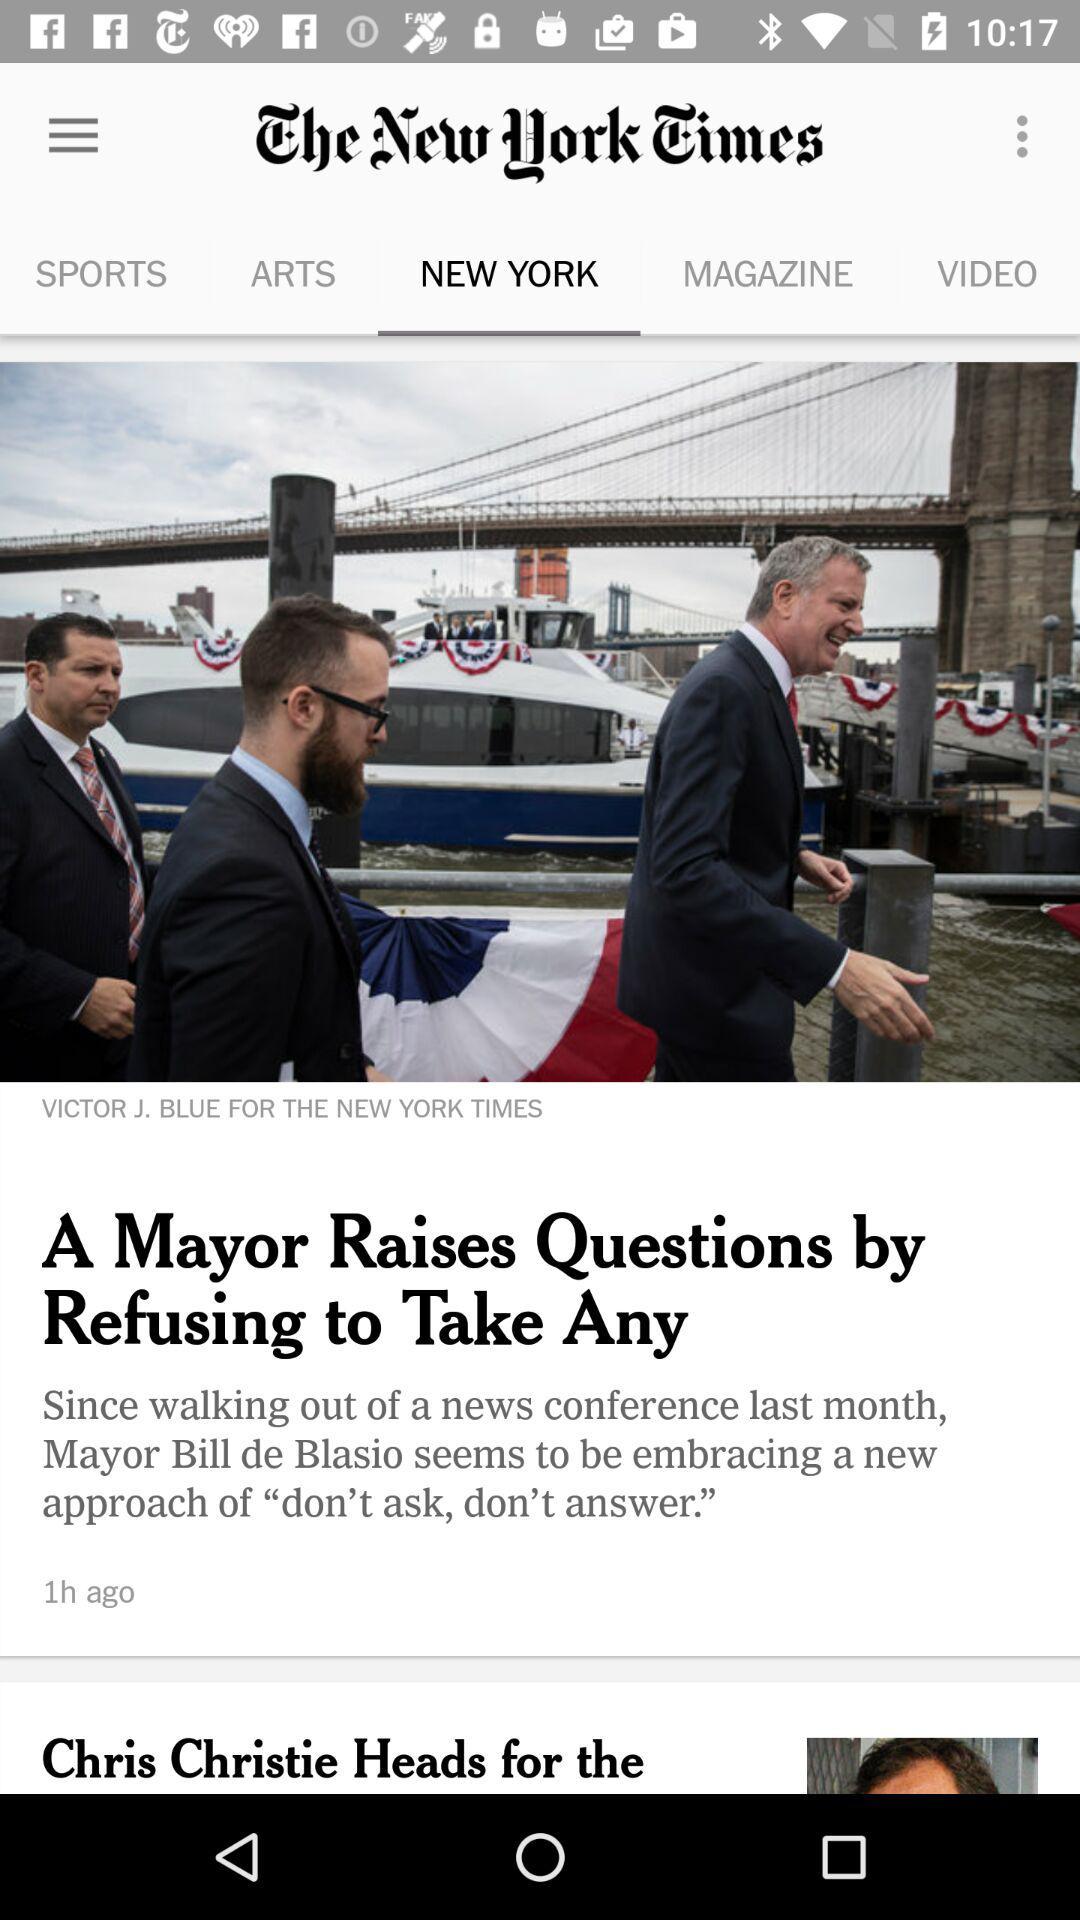  What do you see at coordinates (293, 272) in the screenshot?
I see `item next to the new york item` at bounding box center [293, 272].